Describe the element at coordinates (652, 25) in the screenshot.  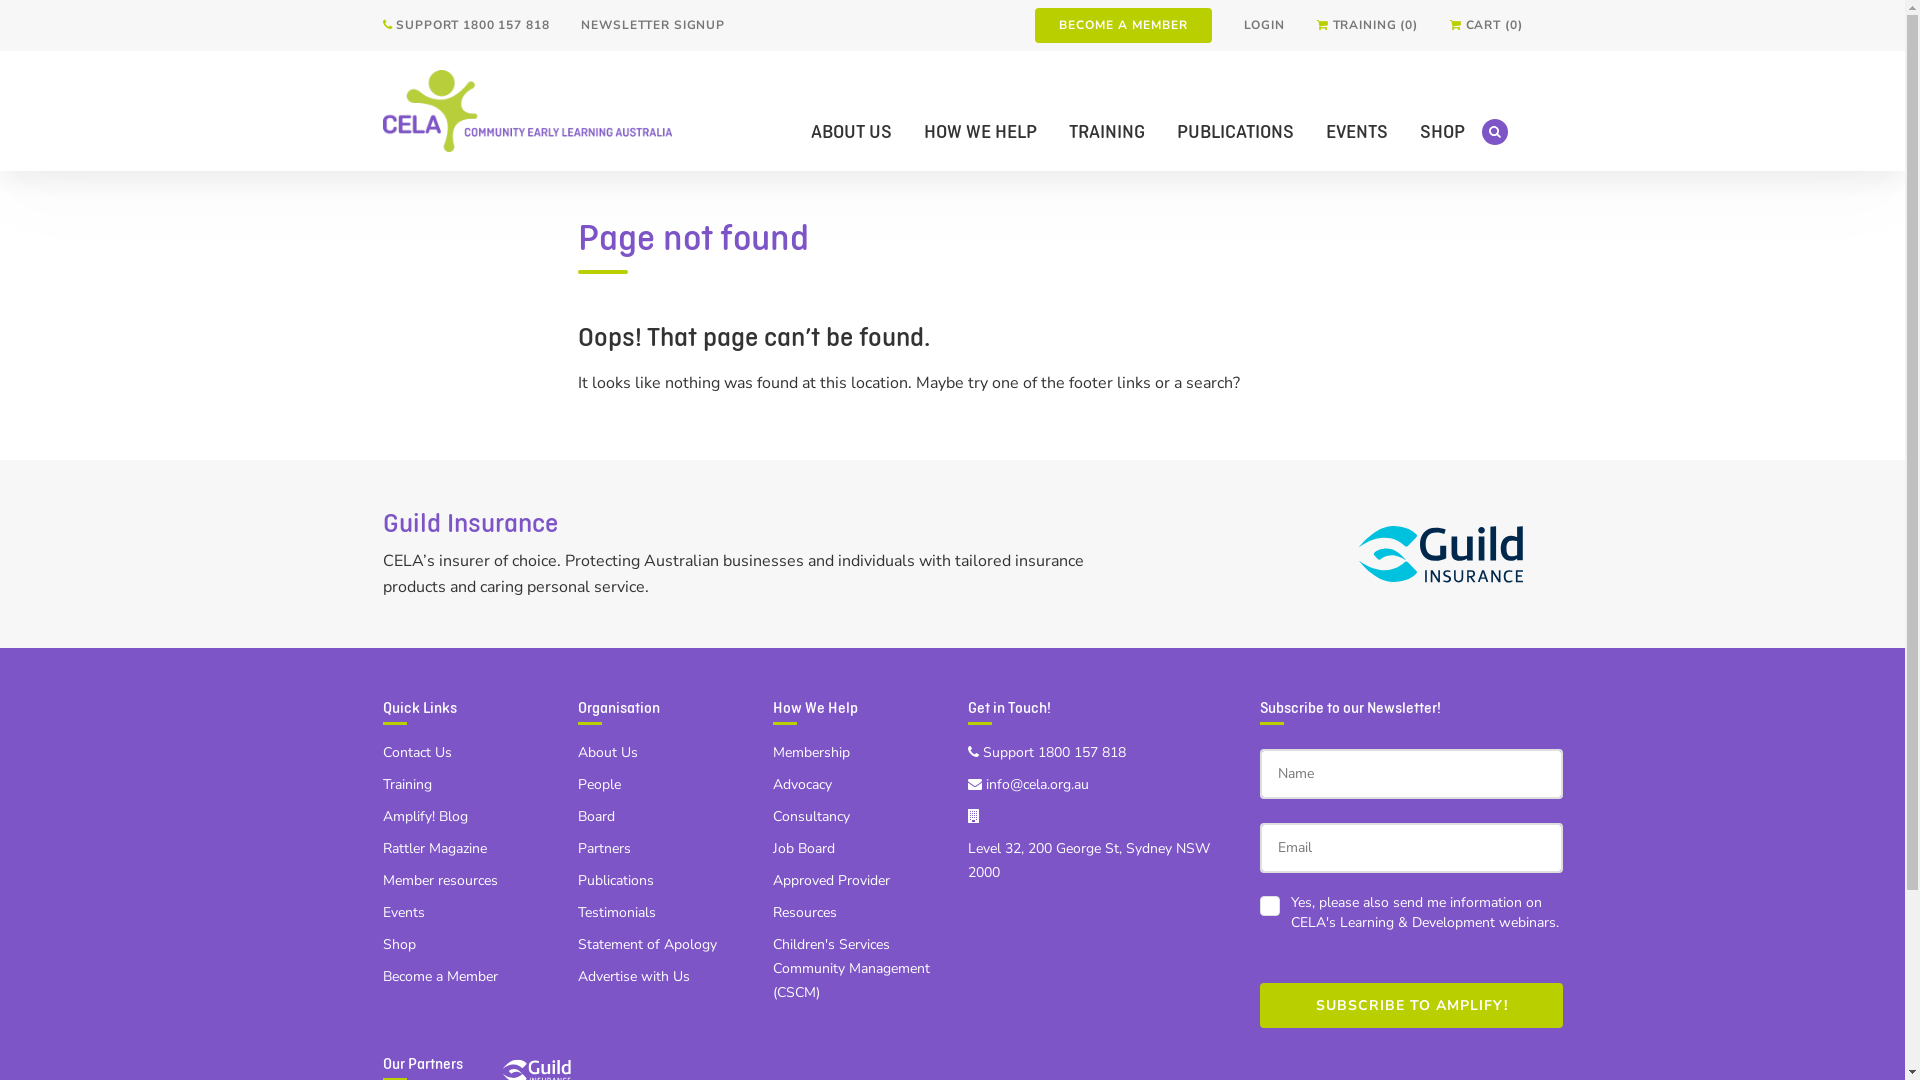
I see `'NEWSLETTER SIGNUP'` at that location.